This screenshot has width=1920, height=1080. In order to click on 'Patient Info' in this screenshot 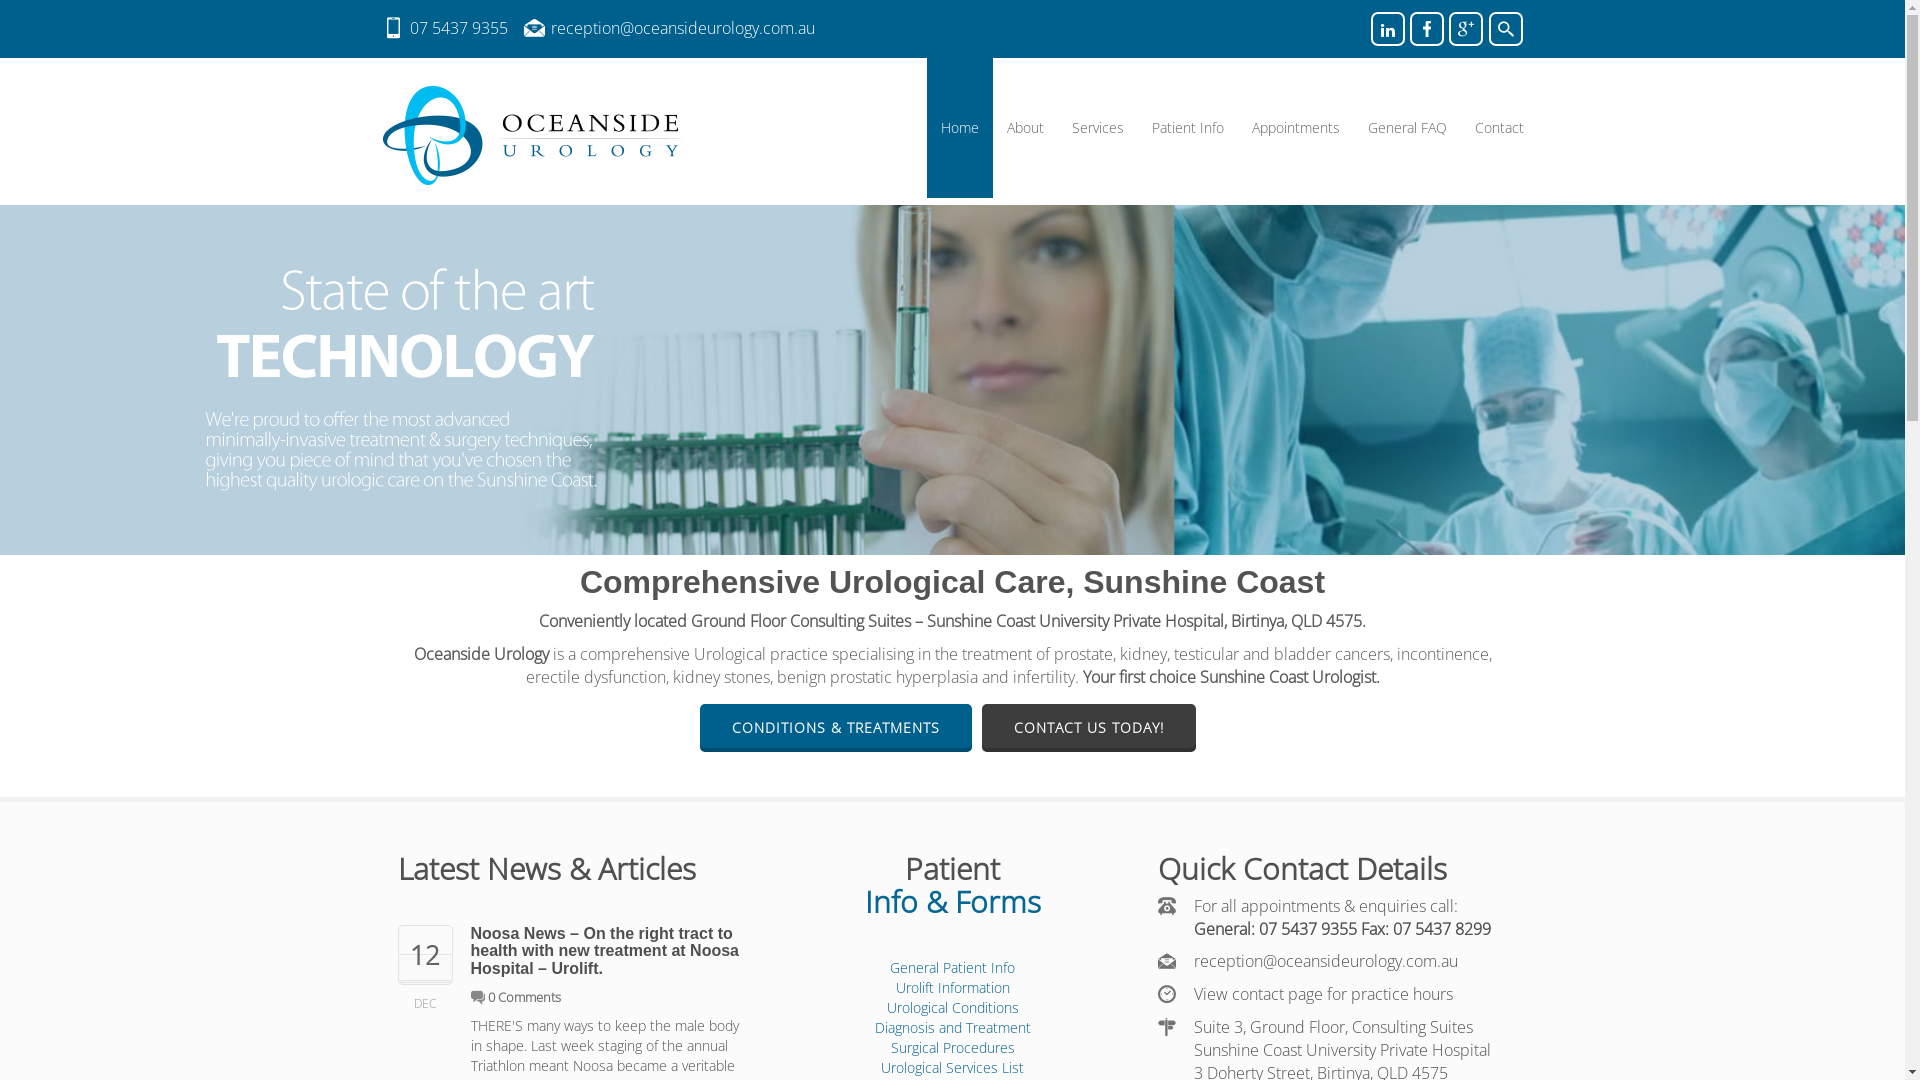, I will do `click(1187, 127)`.